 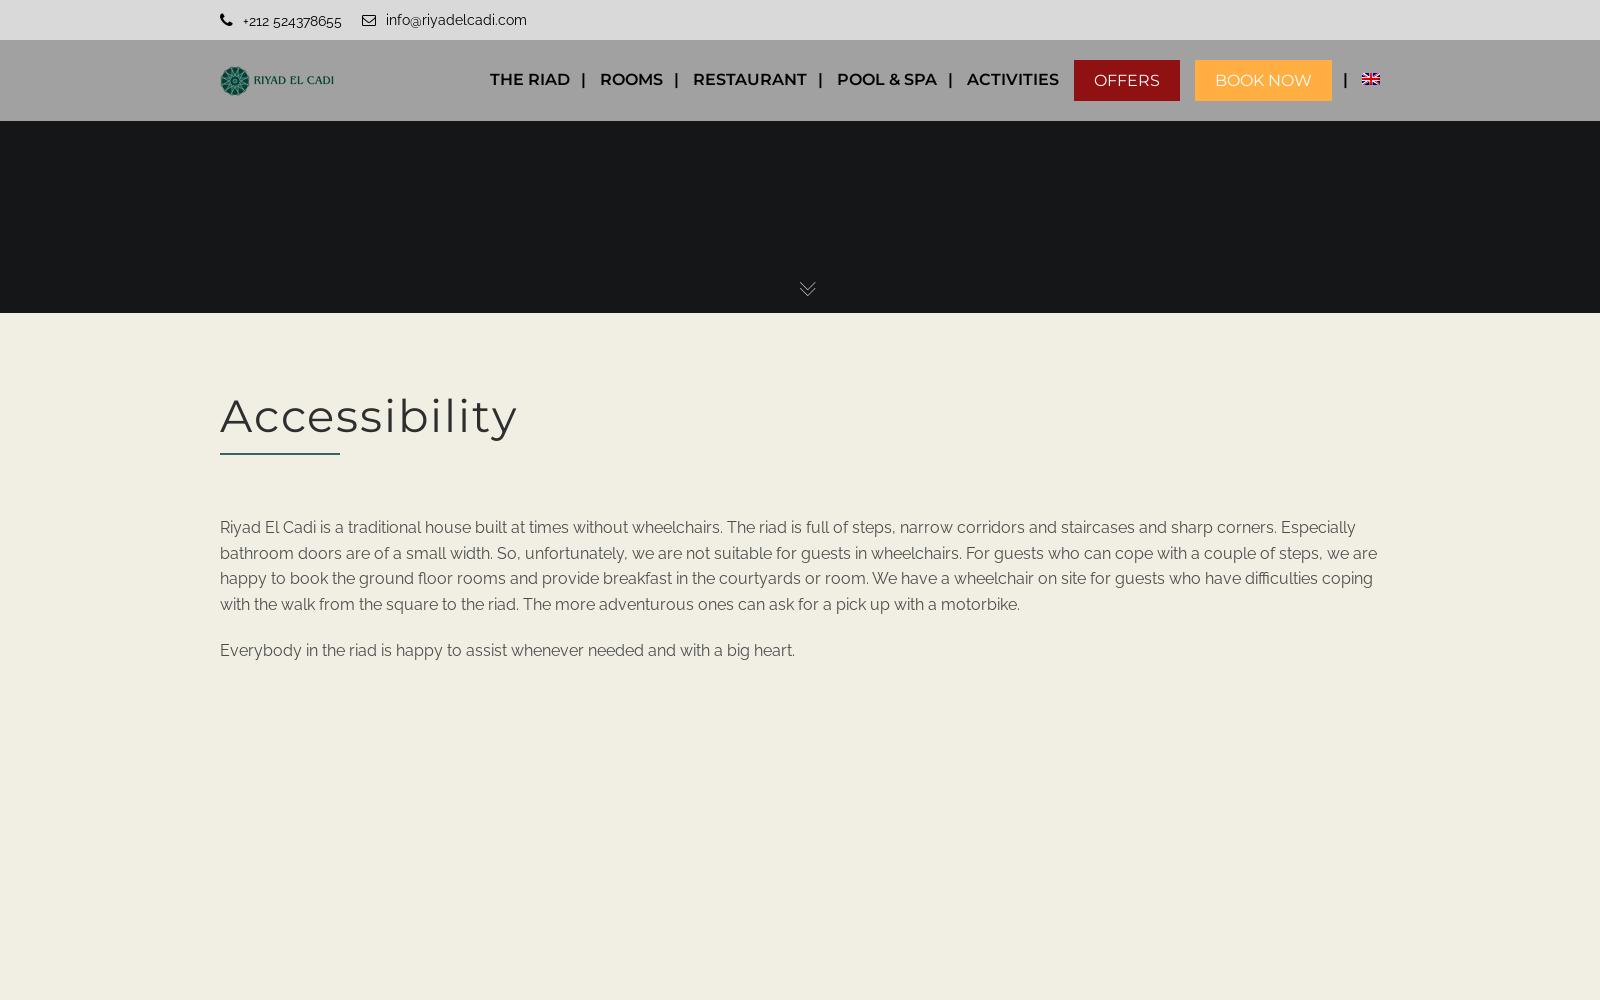 I want to click on 'info@riyadelcadi.com', so click(x=385, y=20).